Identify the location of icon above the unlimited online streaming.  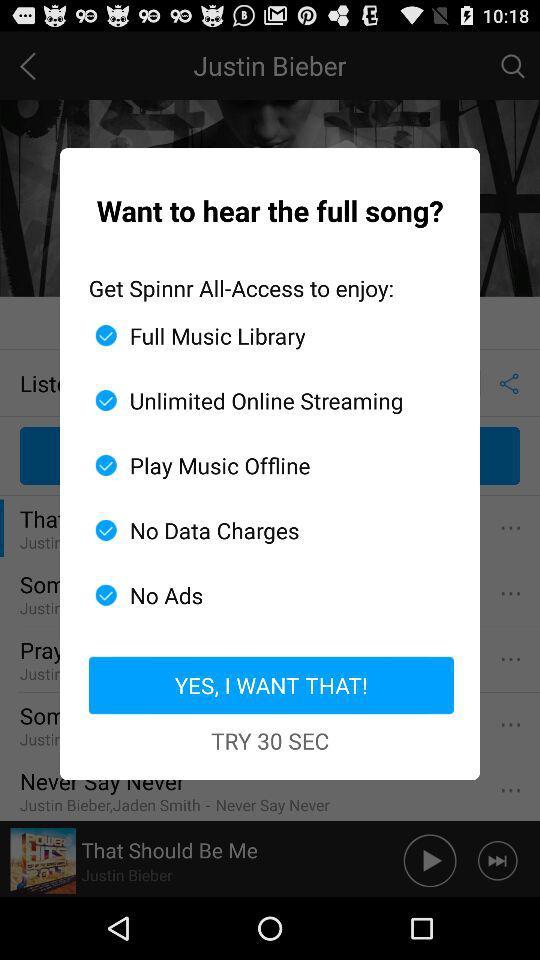
(262, 335).